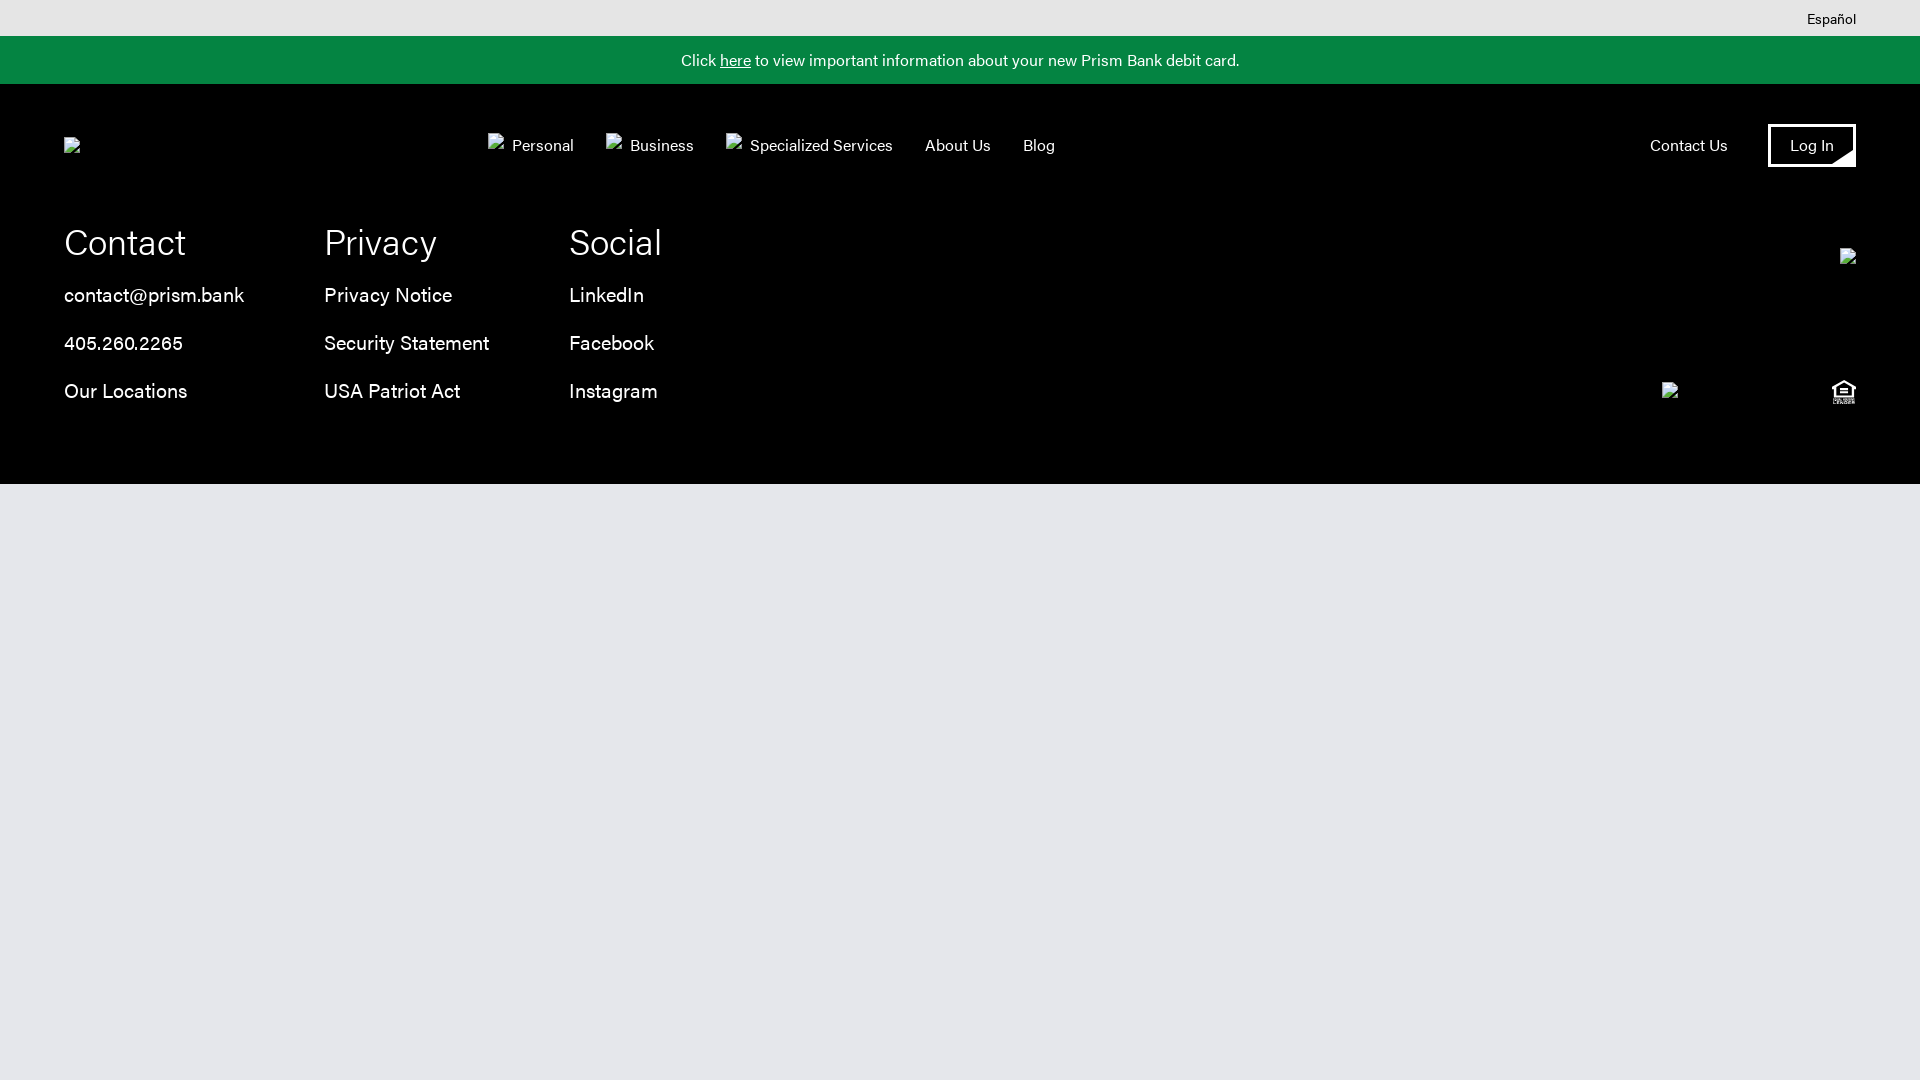  Describe the element at coordinates (1022, 143) in the screenshot. I see `'Blog'` at that location.